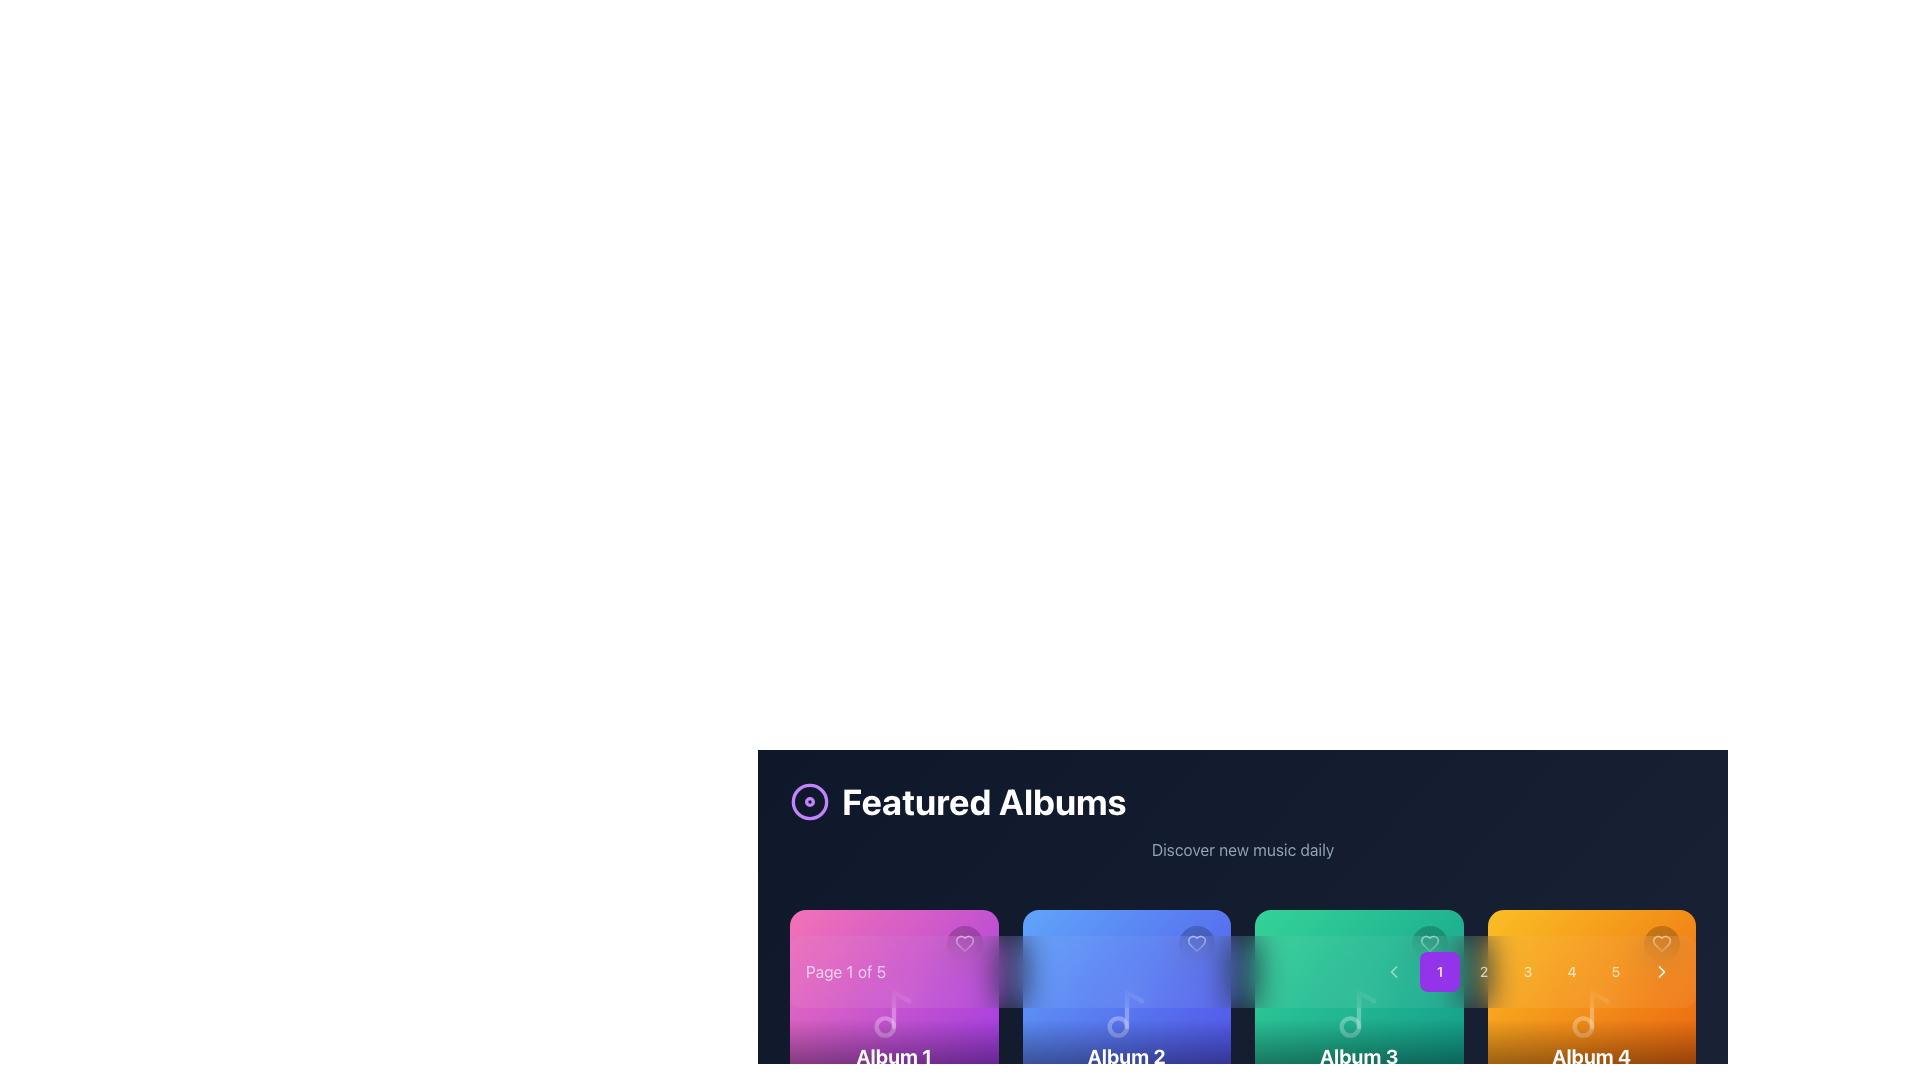  I want to click on the circular illustrative element in the middle-right section of the orange album card labeled 'Album 4', which is part of a music icon and situated above the album title, so click(1582, 1027).